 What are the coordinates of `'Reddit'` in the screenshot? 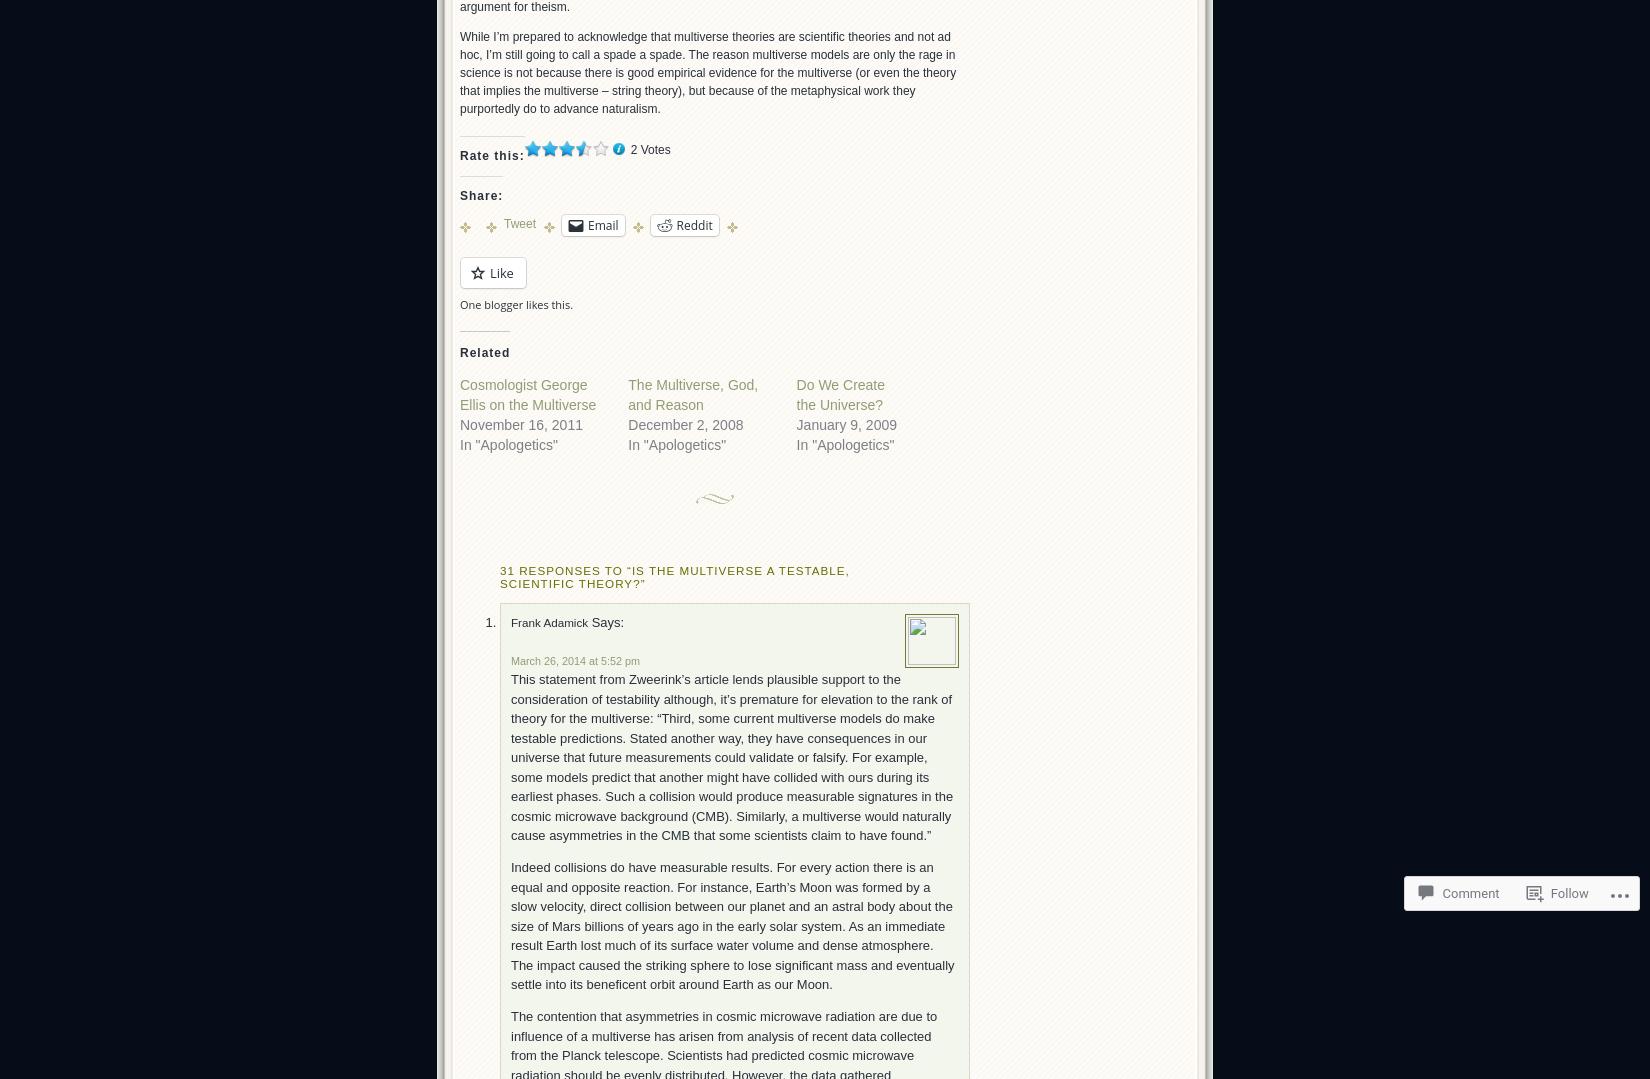 It's located at (692, 223).